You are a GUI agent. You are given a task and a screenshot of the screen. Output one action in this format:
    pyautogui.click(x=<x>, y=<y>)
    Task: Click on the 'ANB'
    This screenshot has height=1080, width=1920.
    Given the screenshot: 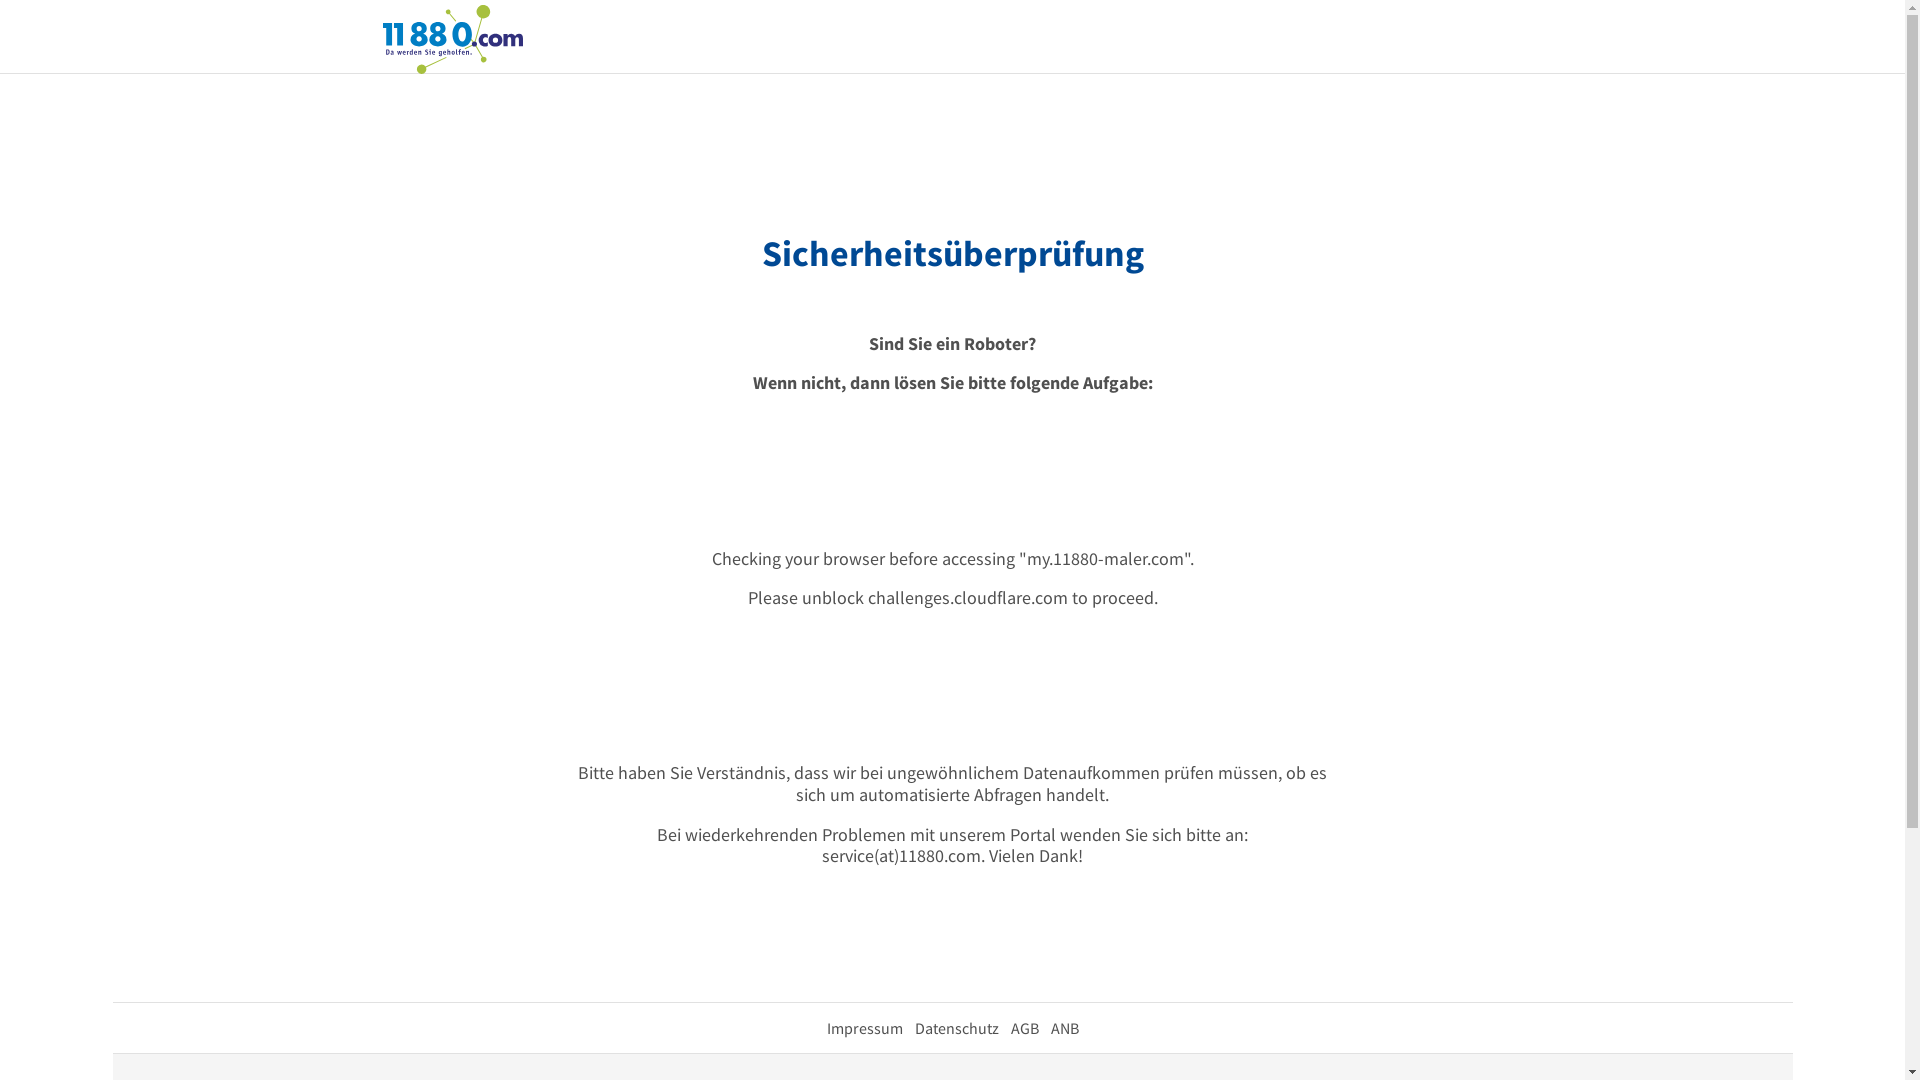 What is the action you would take?
    pyautogui.click(x=1063, y=1028)
    